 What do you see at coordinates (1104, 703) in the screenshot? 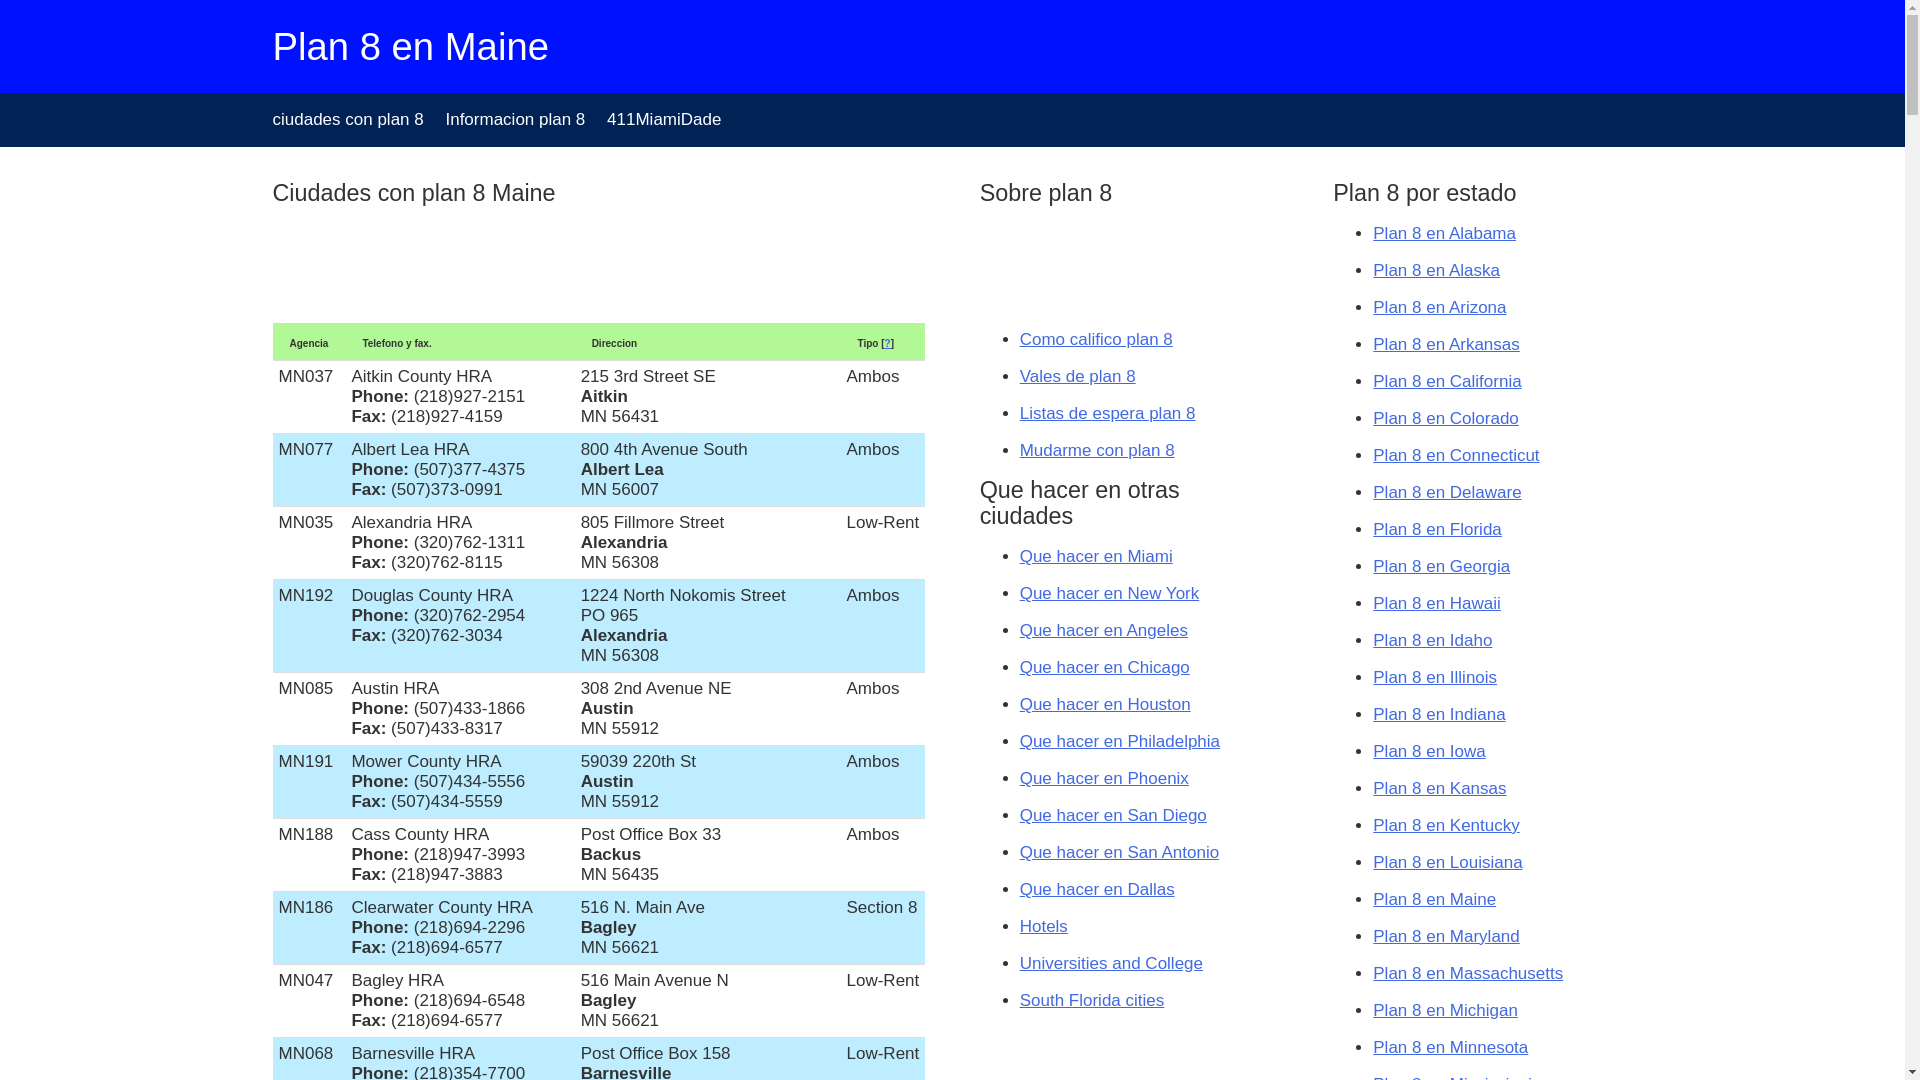
I see `'Que hacer en Houston'` at bounding box center [1104, 703].